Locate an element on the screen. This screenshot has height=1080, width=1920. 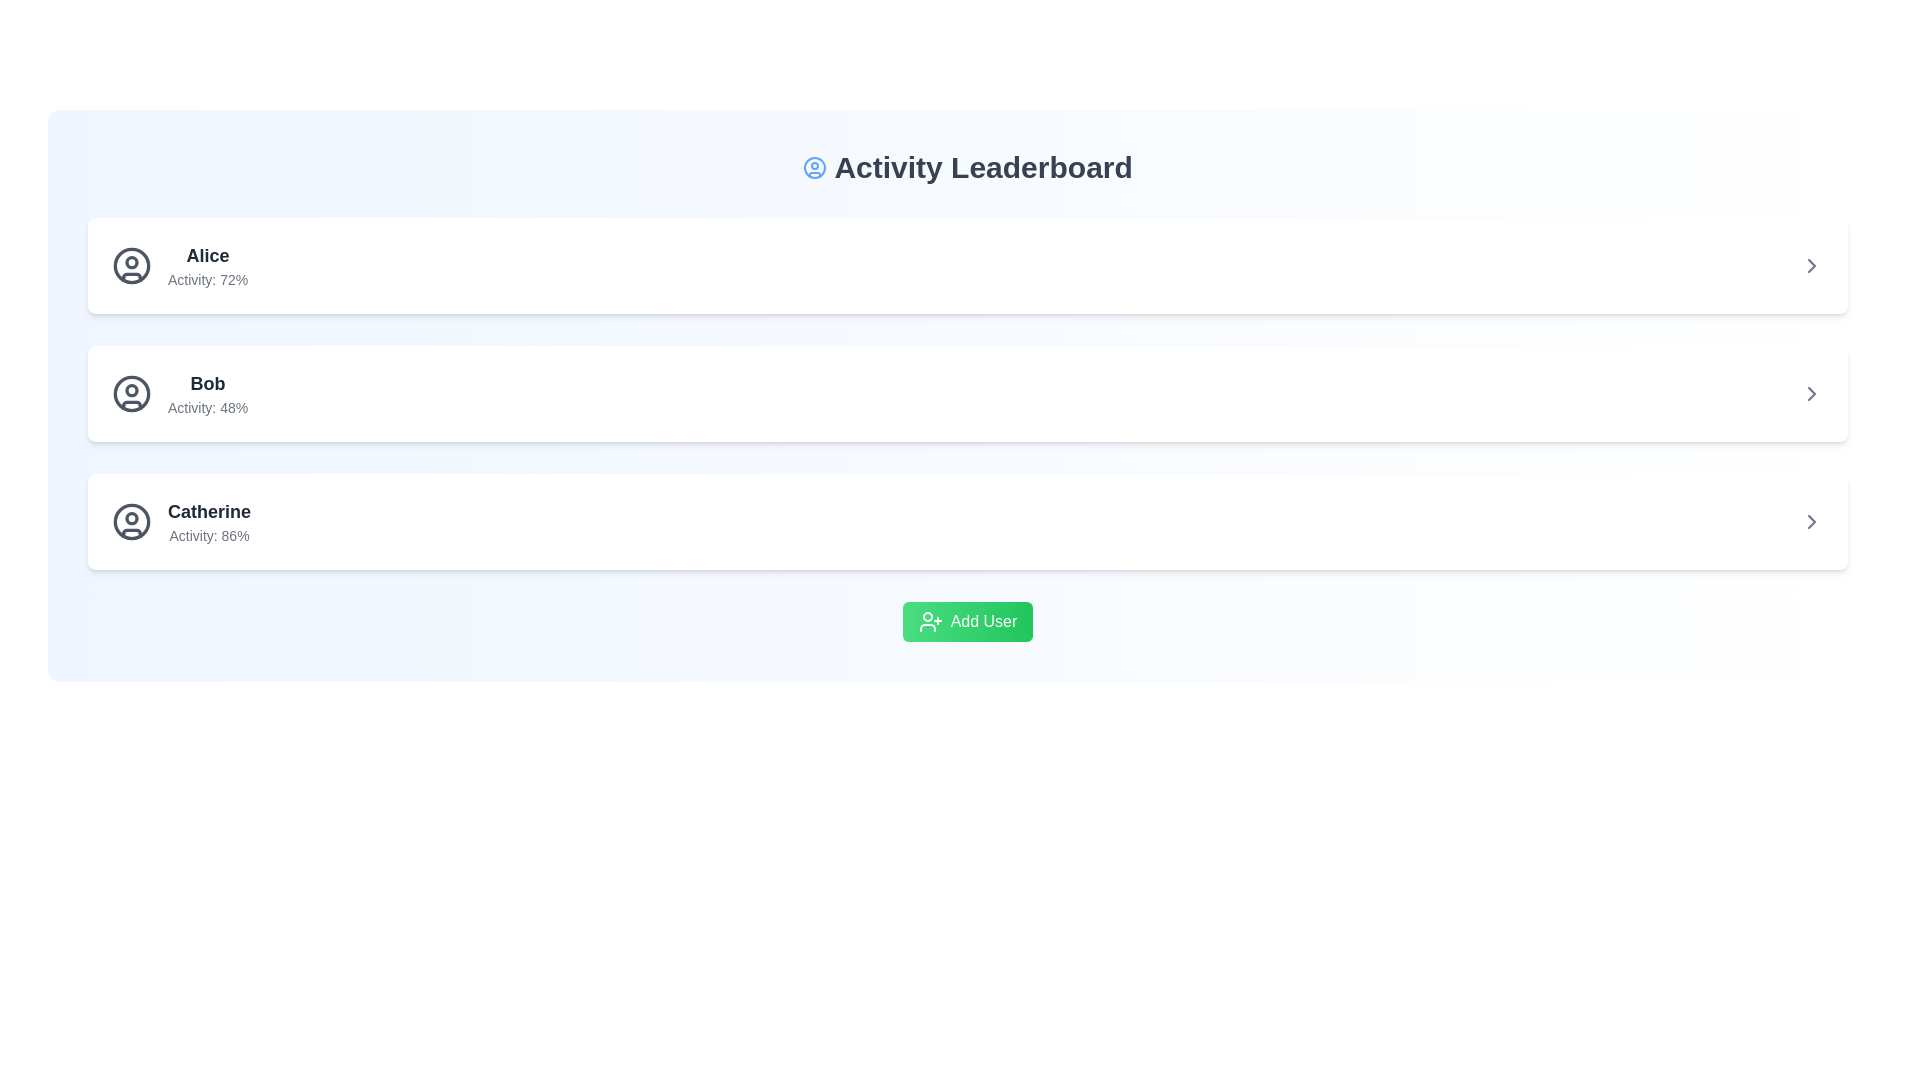
the circular graphic element inside the user profile icon for 'Bob' in the leaderboard interface is located at coordinates (131, 393).